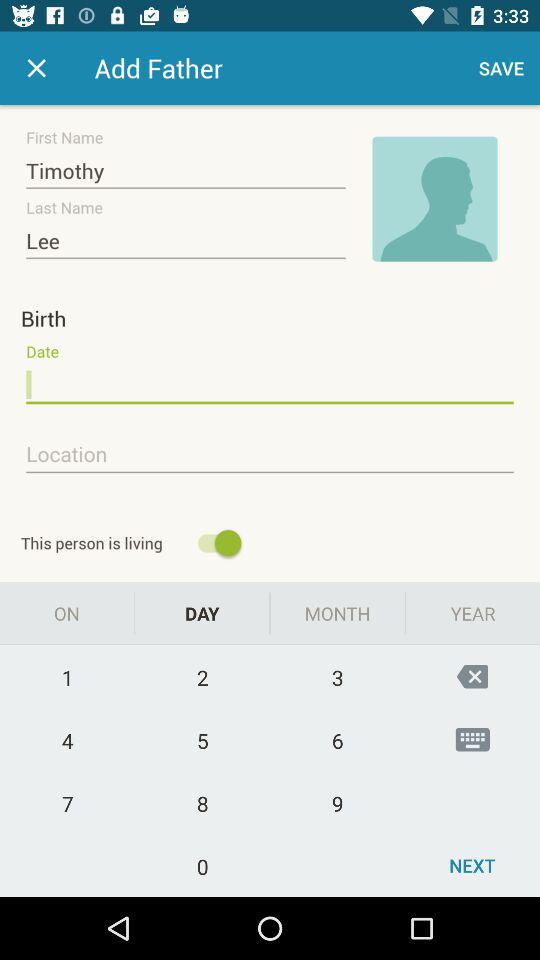 The height and width of the screenshot is (960, 540). I want to click on location, so click(270, 455).